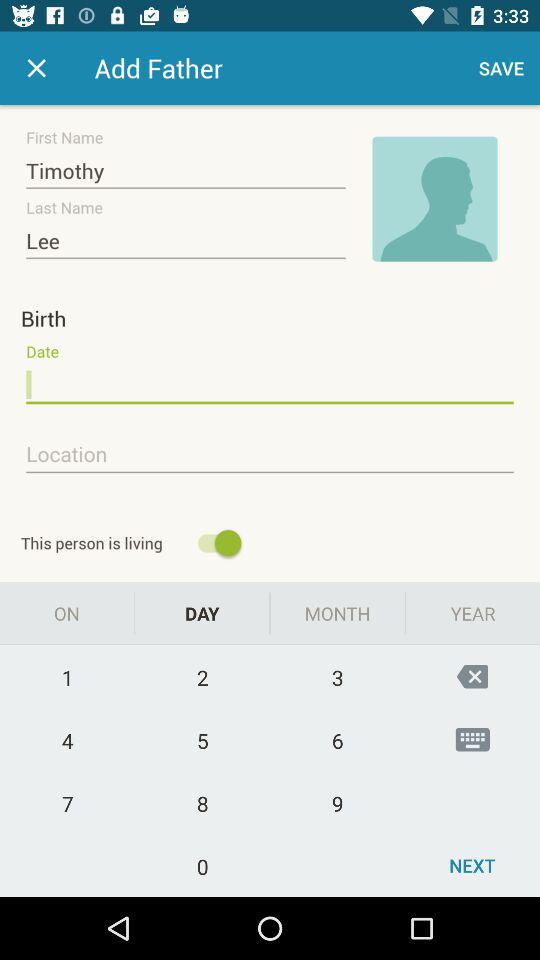 The height and width of the screenshot is (960, 540). I want to click on location, so click(270, 455).